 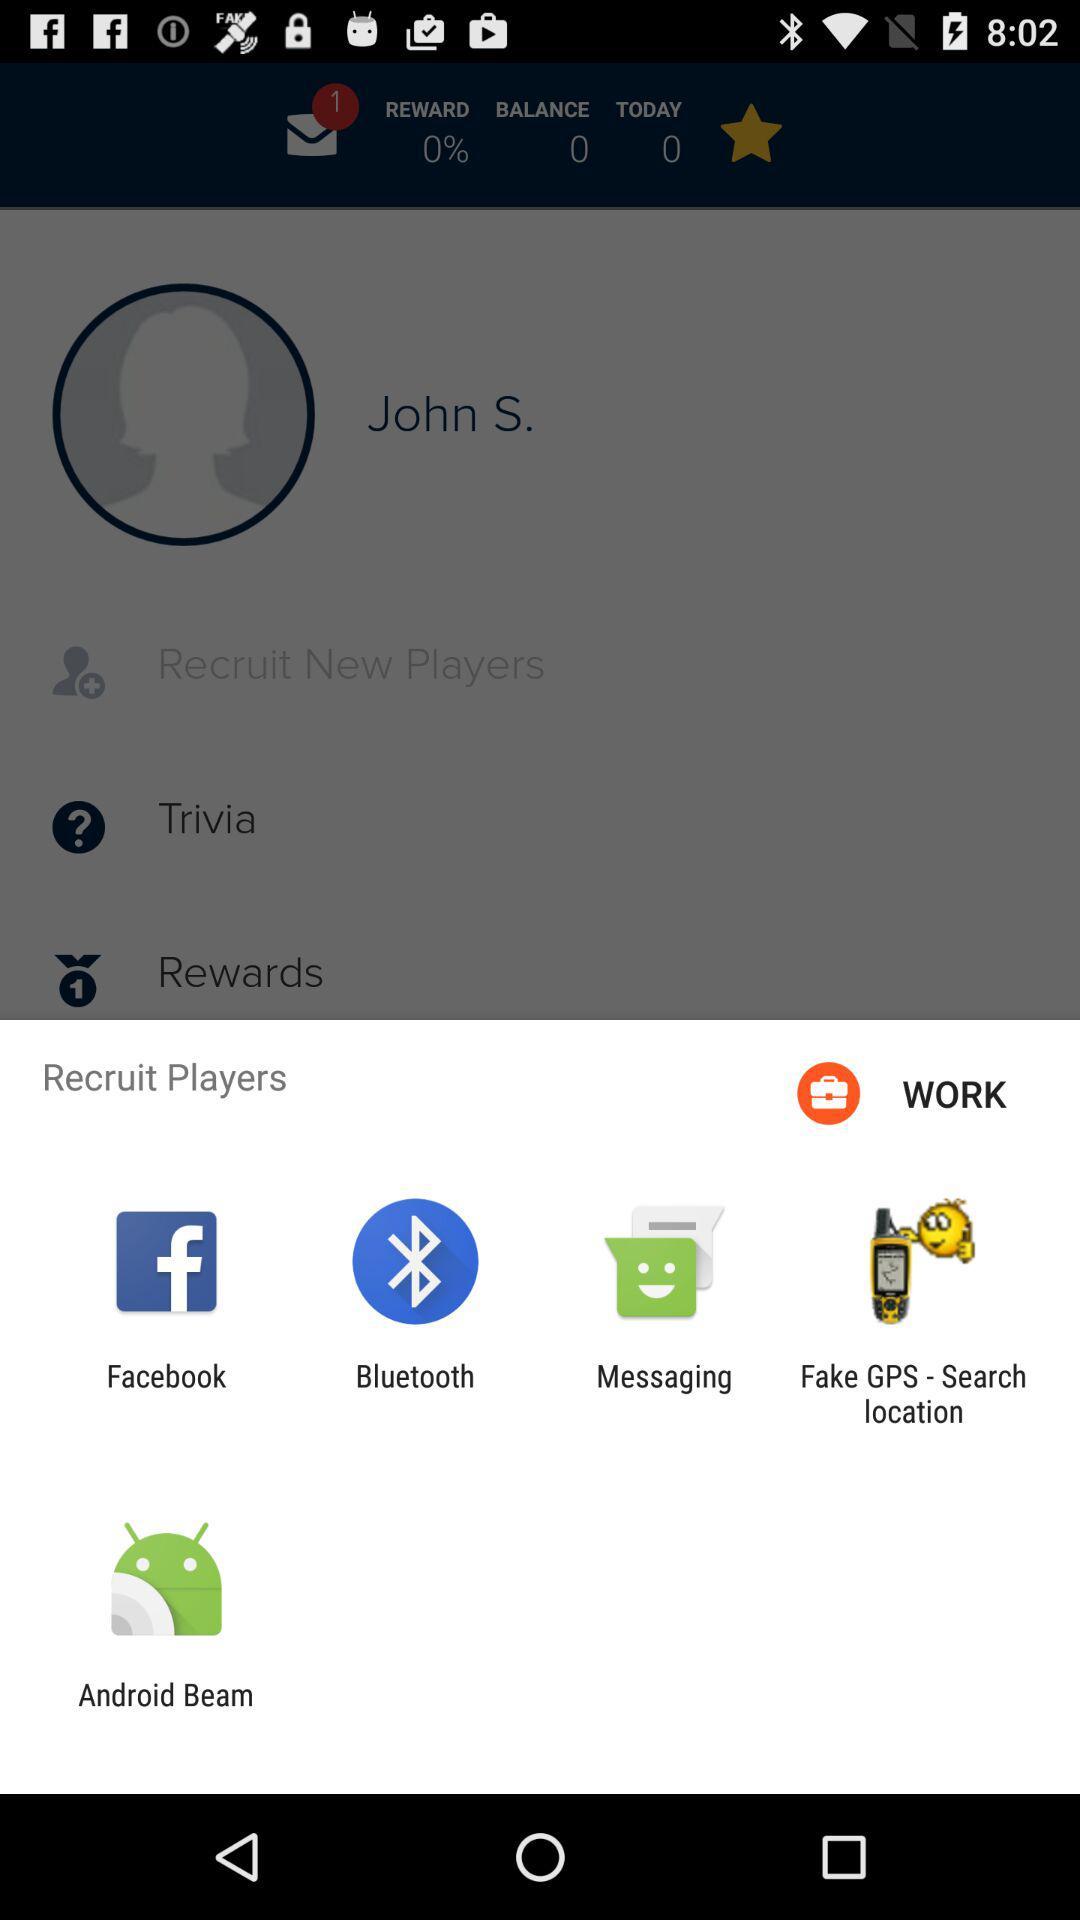 I want to click on messaging, so click(x=664, y=1392).